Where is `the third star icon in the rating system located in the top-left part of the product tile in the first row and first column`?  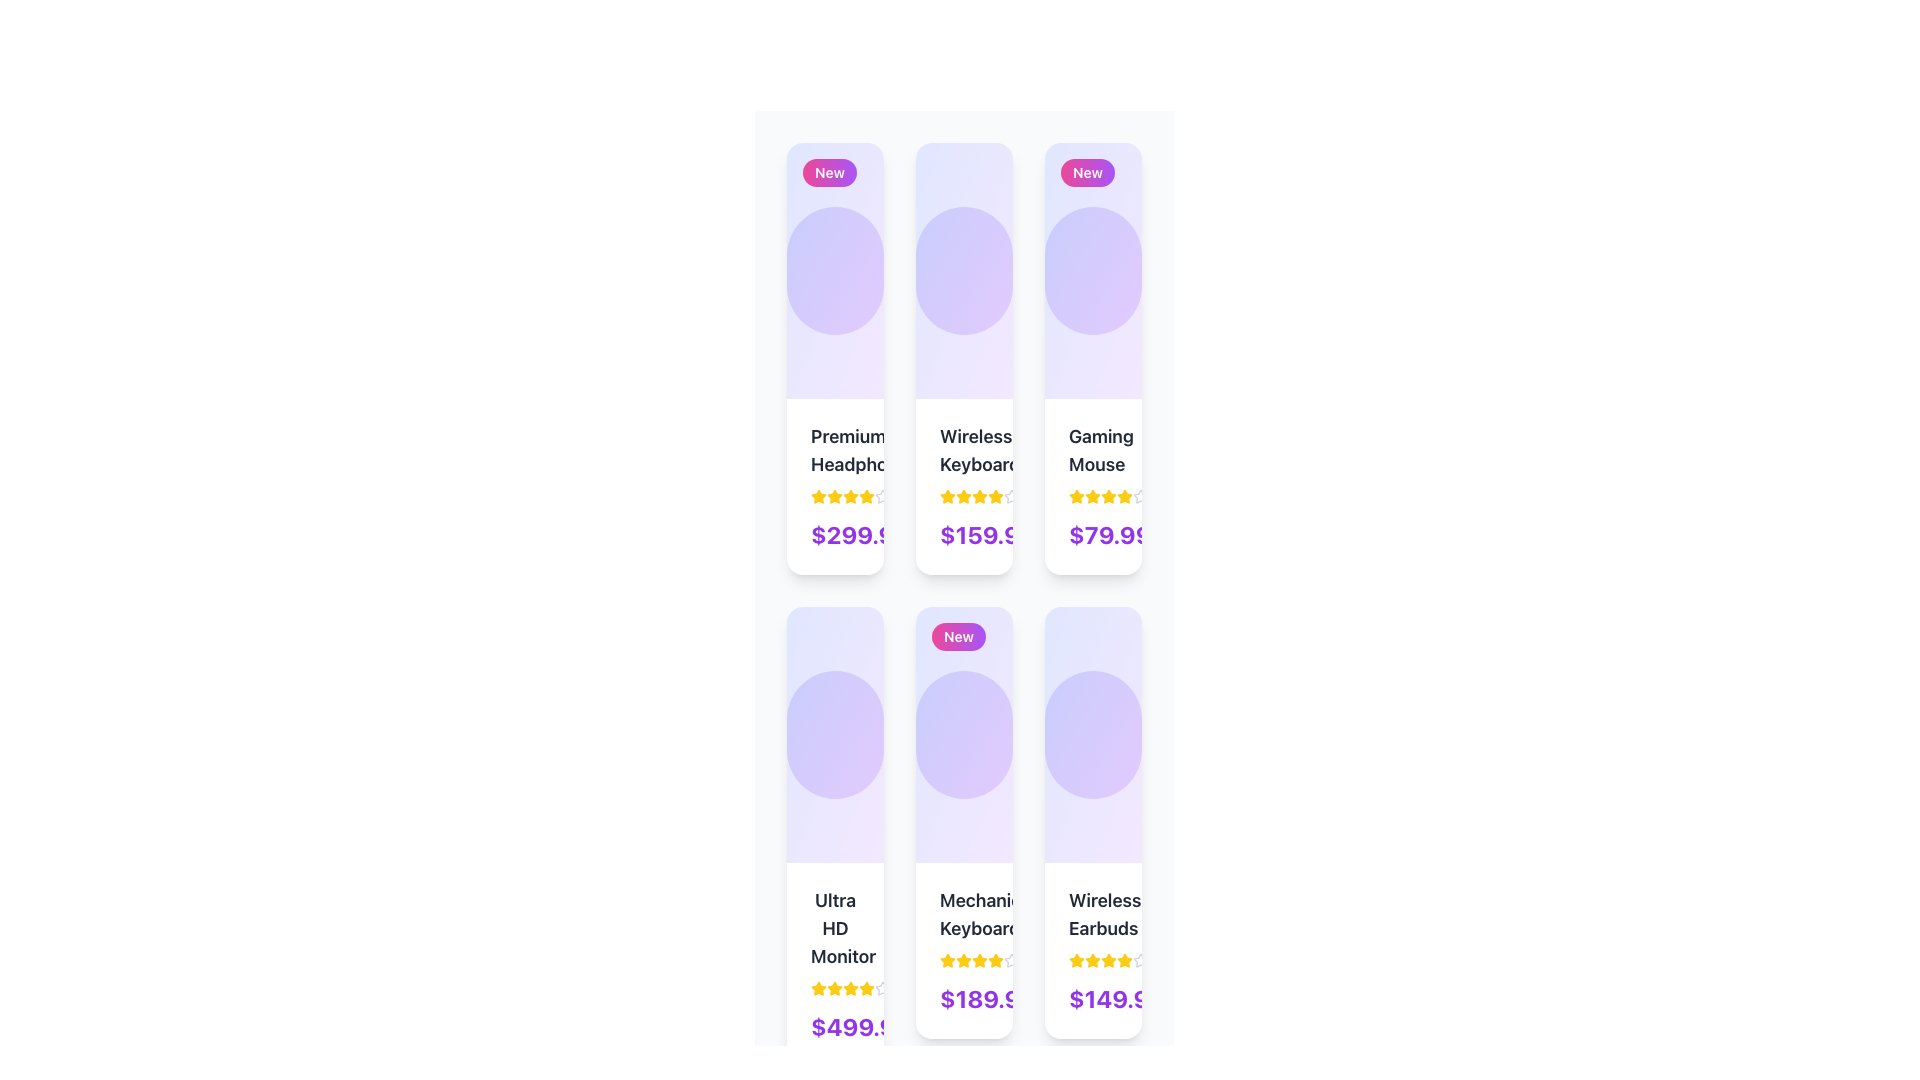
the third star icon in the rating system located in the top-left part of the product tile in the first row and first column is located at coordinates (835, 496).